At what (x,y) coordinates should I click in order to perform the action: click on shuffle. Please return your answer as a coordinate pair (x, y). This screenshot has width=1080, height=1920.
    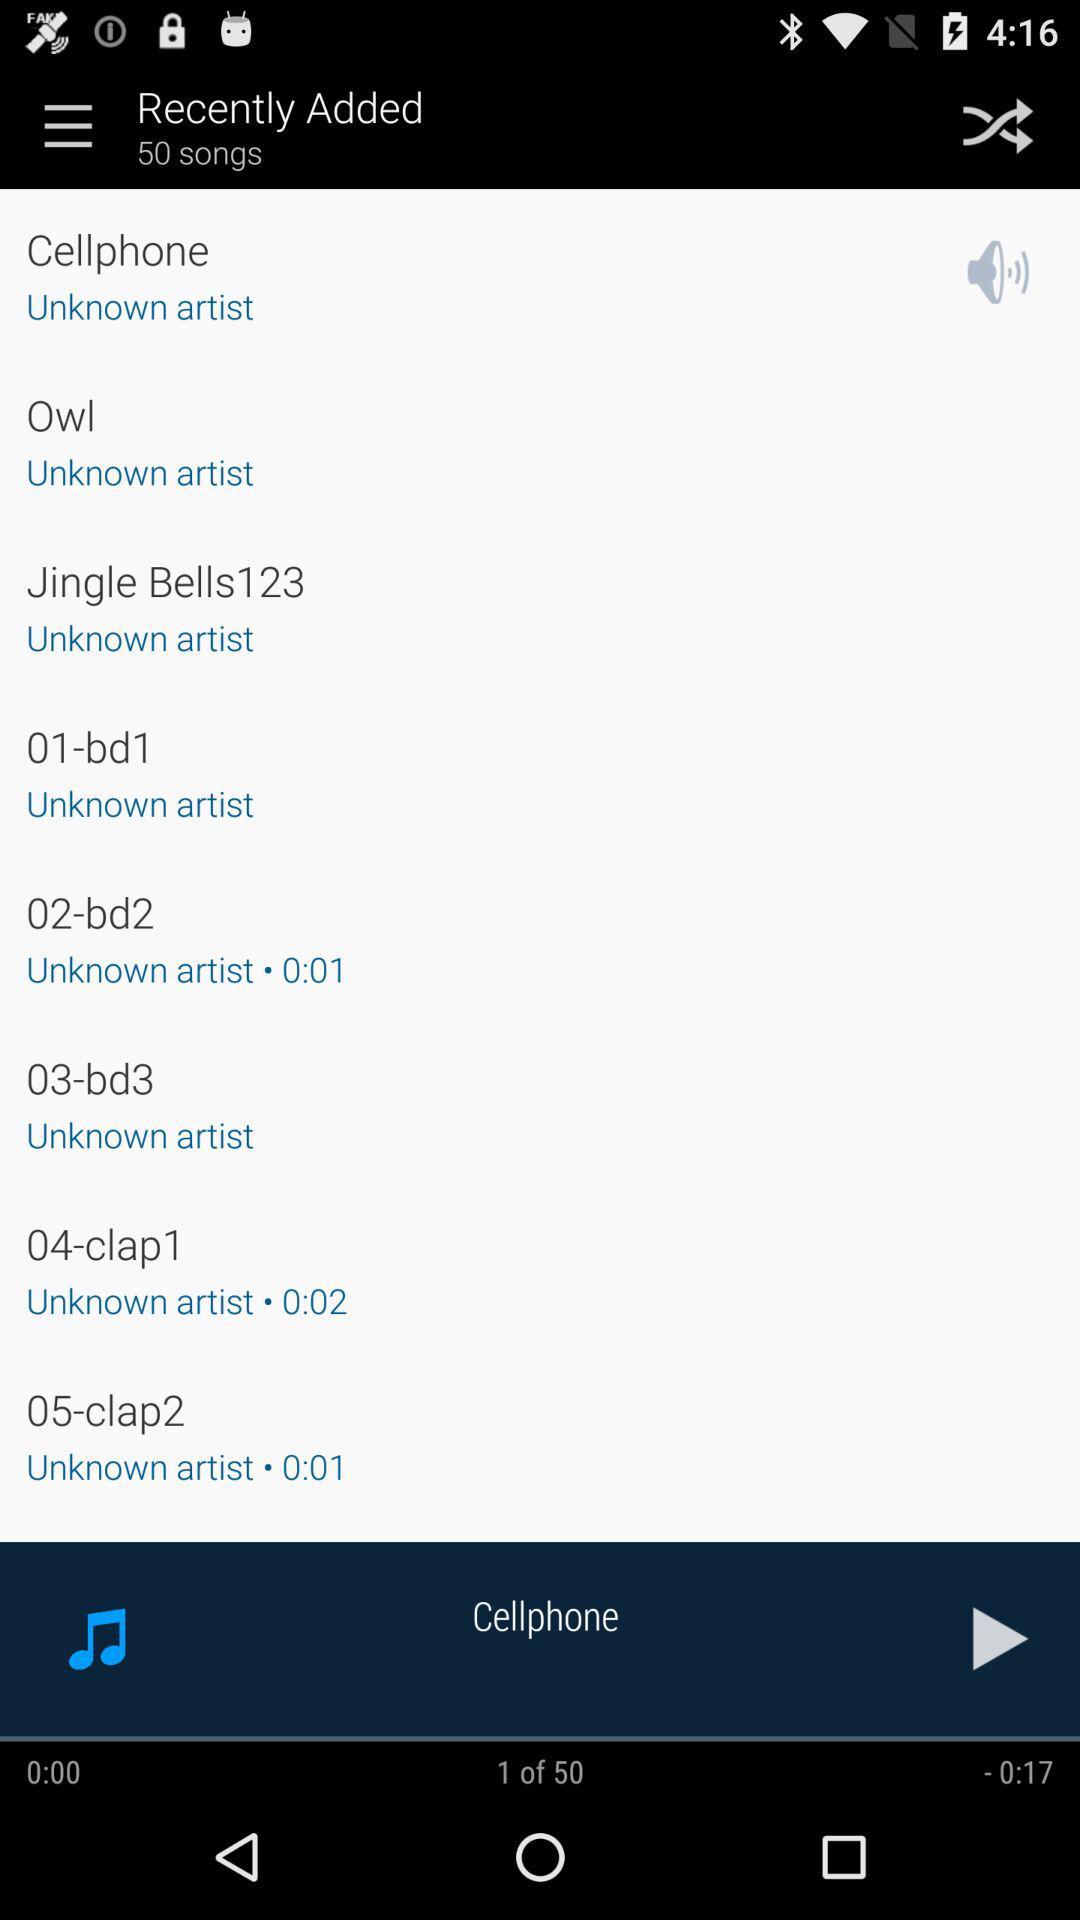
    Looking at the image, I should click on (998, 124).